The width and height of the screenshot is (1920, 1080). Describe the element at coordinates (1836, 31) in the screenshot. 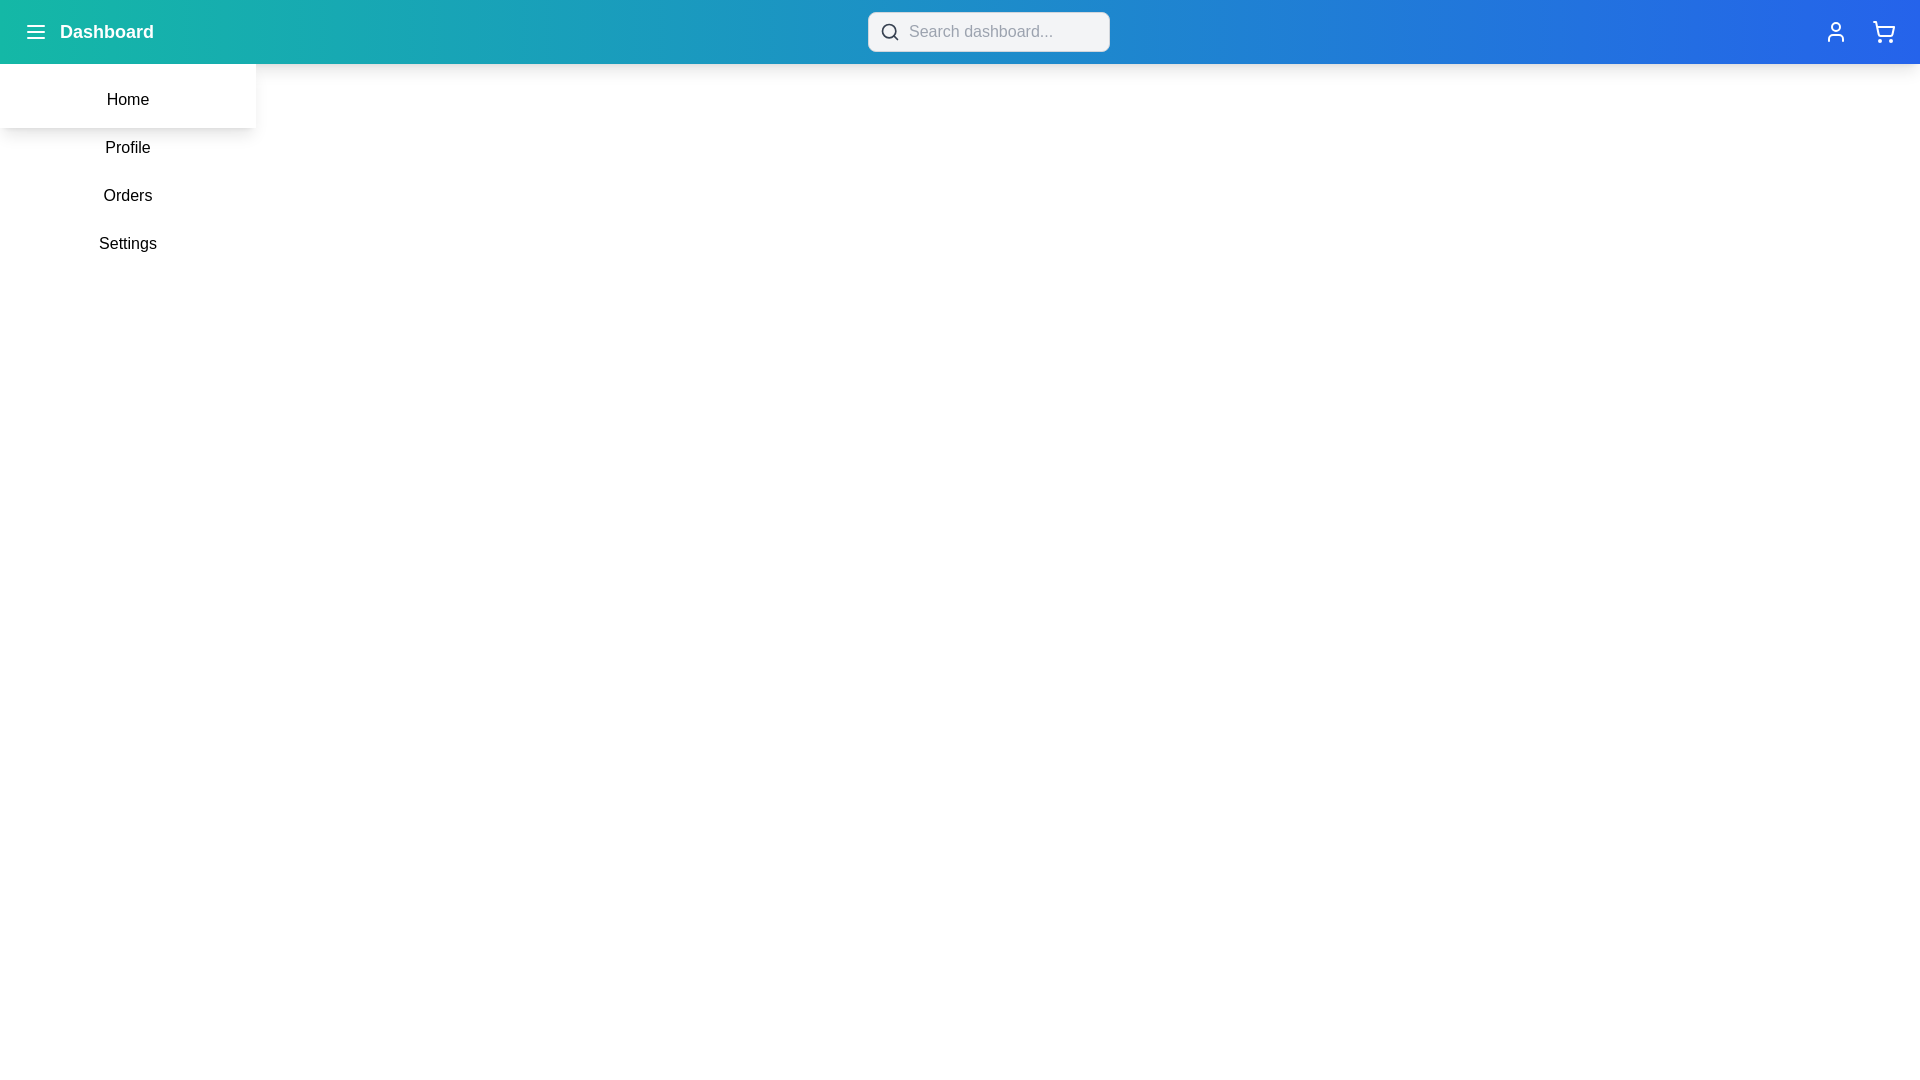

I see `the User Profile icon located on the far right side of the top navigation bar` at that location.